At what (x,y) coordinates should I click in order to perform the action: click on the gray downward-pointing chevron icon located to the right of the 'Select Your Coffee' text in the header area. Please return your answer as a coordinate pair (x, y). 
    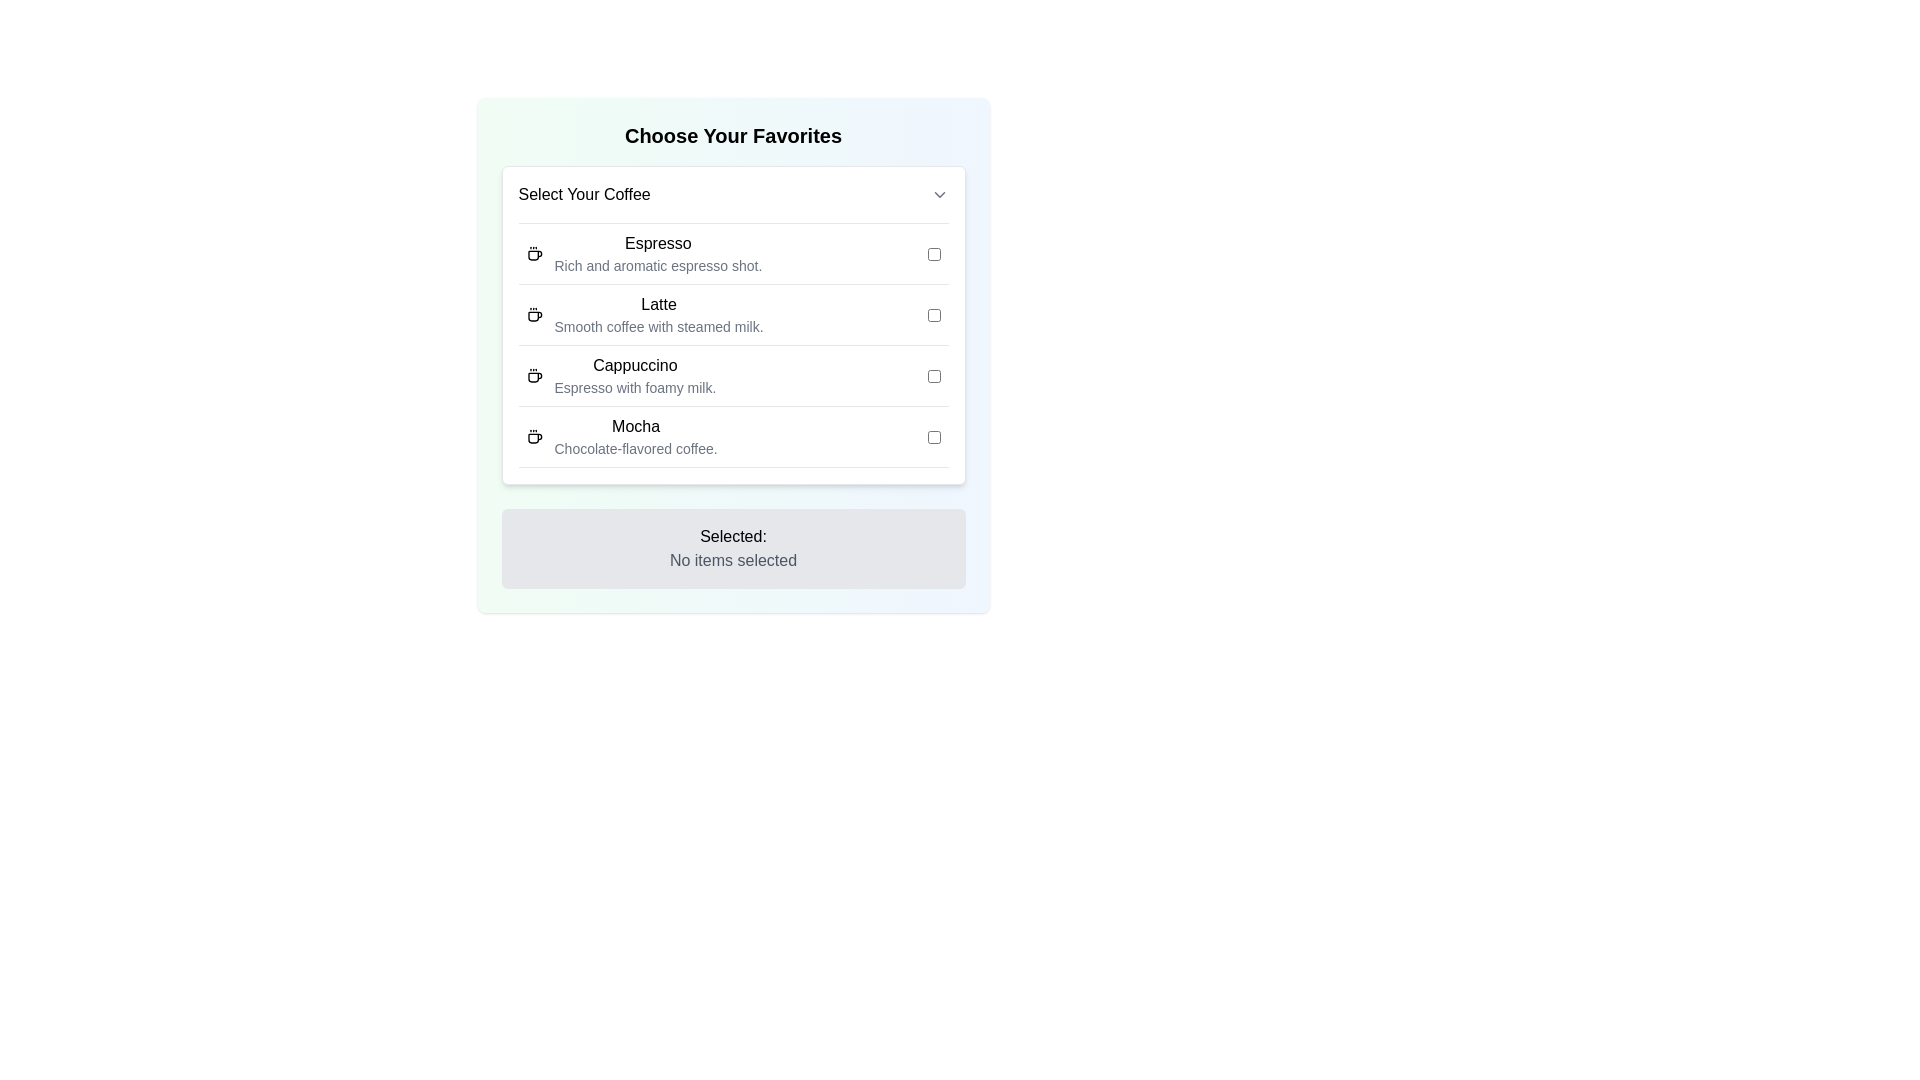
    Looking at the image, I should click on (938, 195).